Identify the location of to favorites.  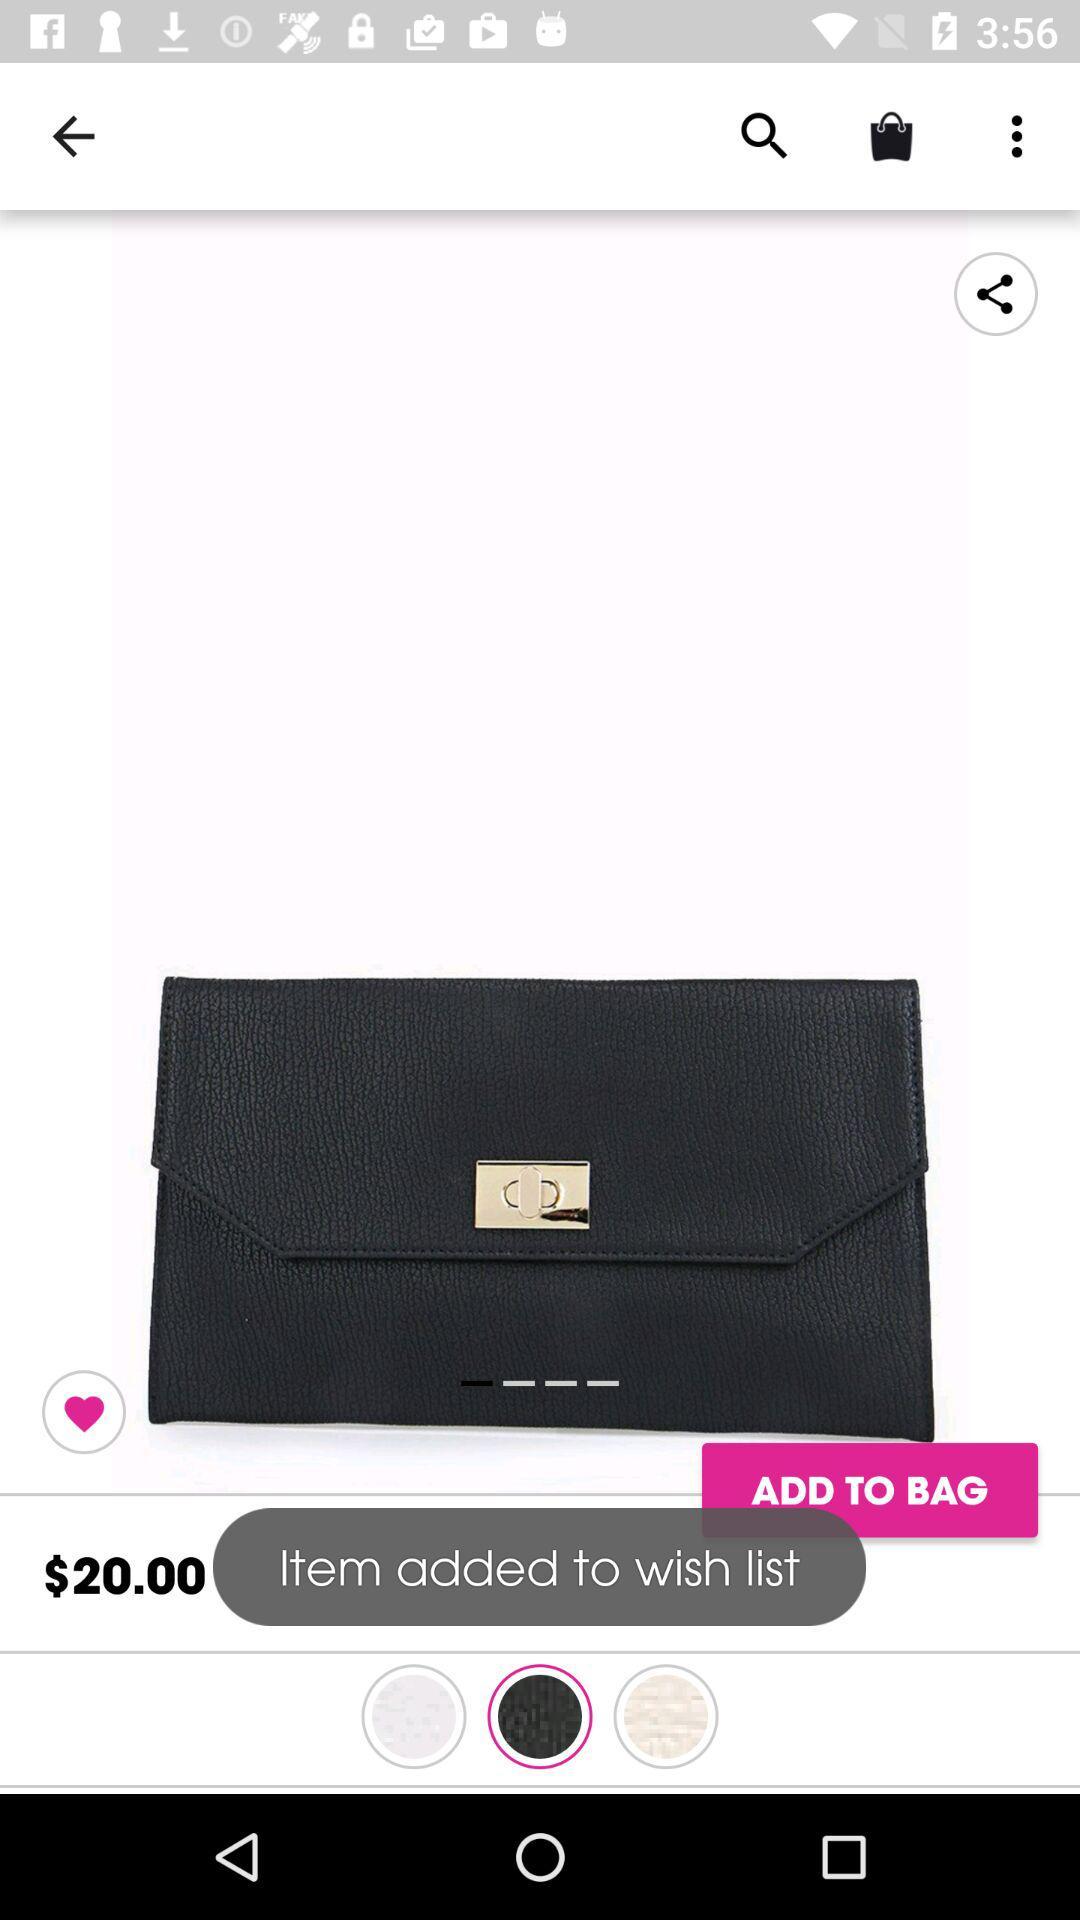
(83, 1411).